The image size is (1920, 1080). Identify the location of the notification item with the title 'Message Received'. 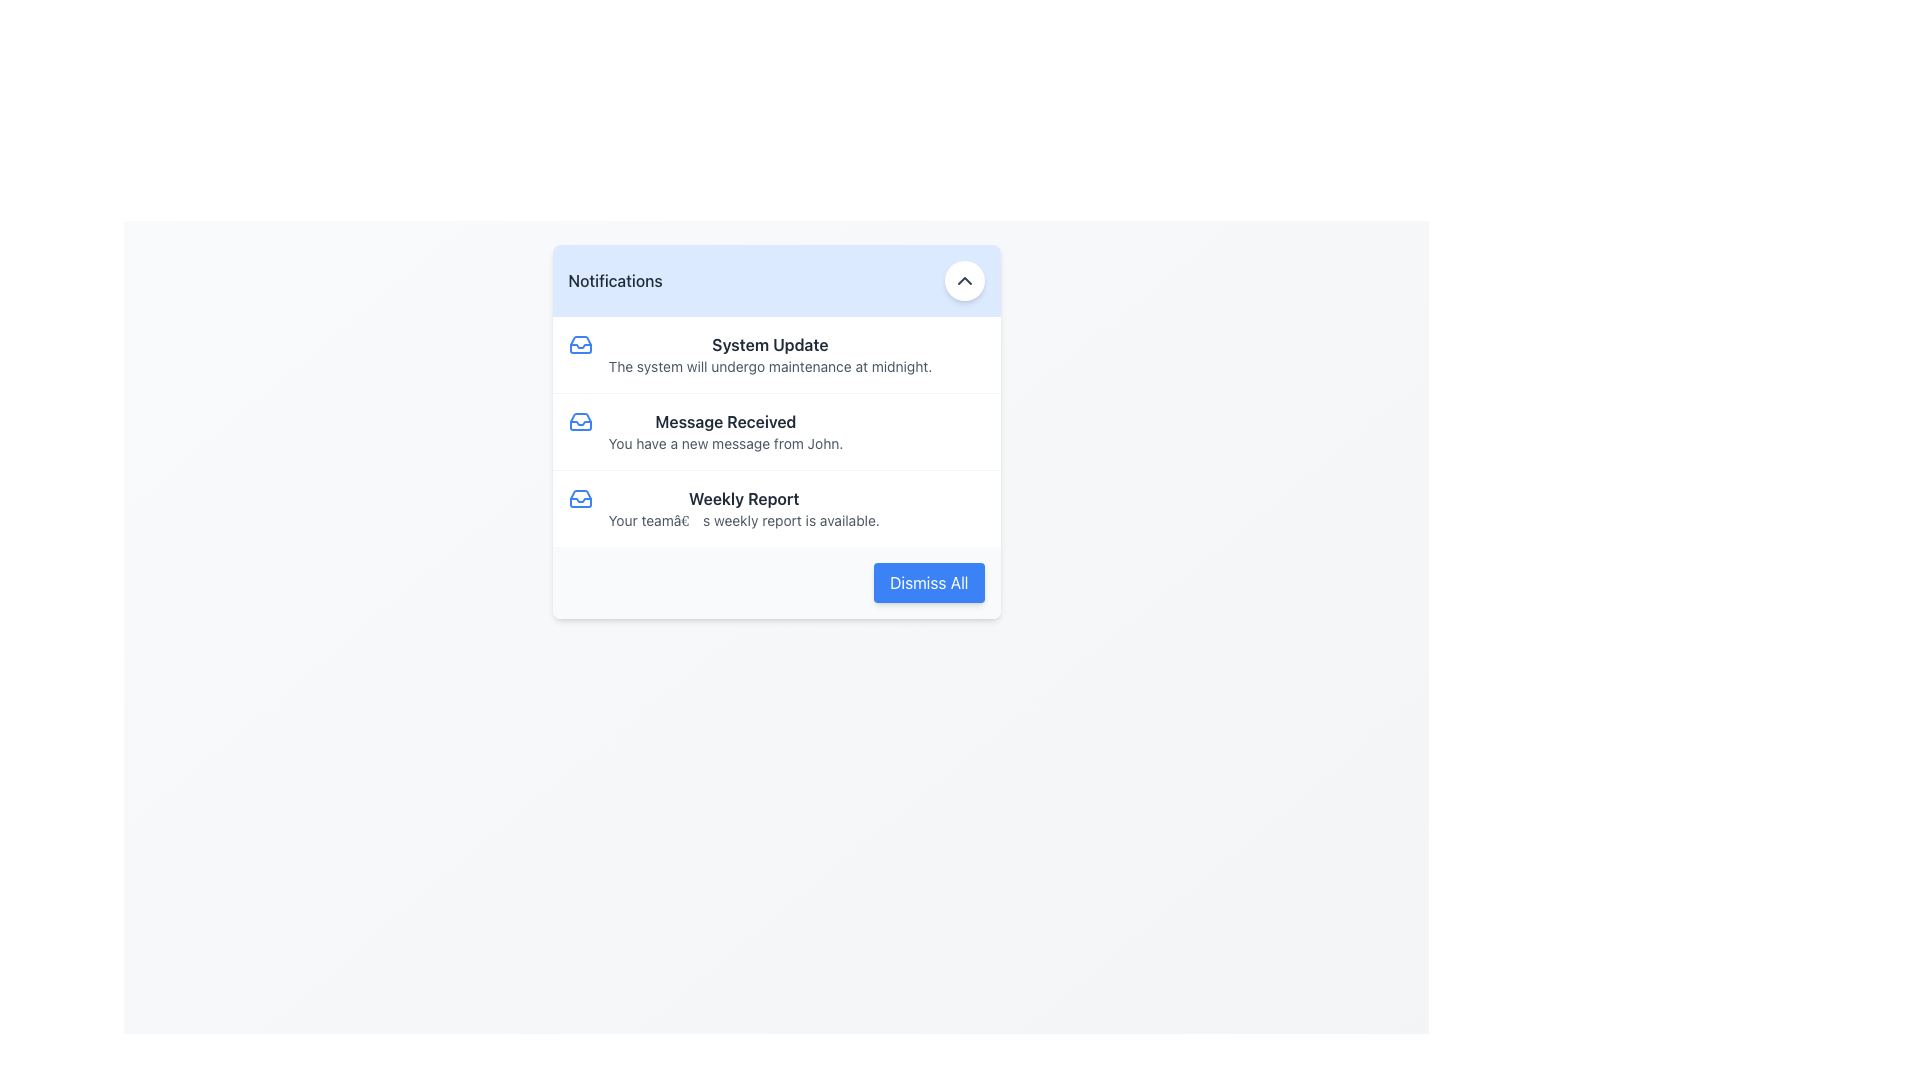
(775, 430).